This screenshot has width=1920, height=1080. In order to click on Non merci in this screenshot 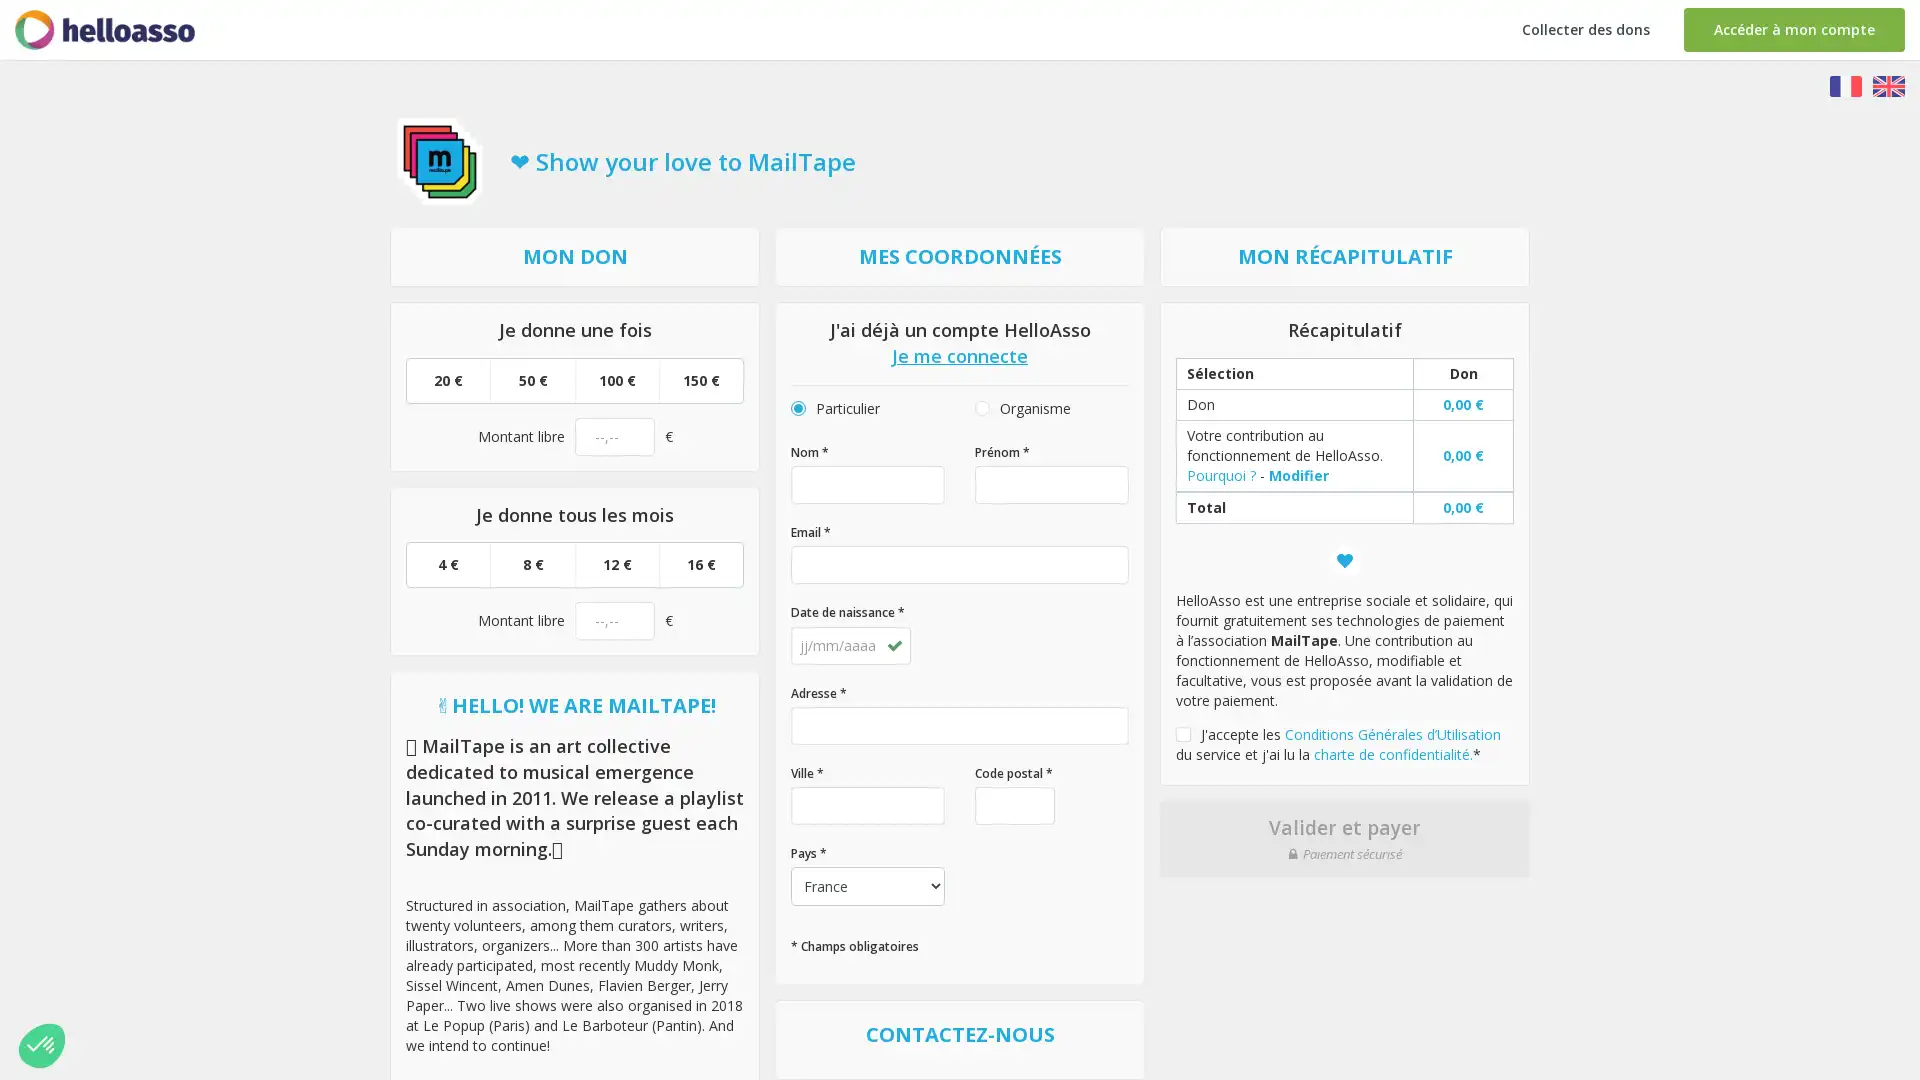, I will do `click(42, 1044)`.